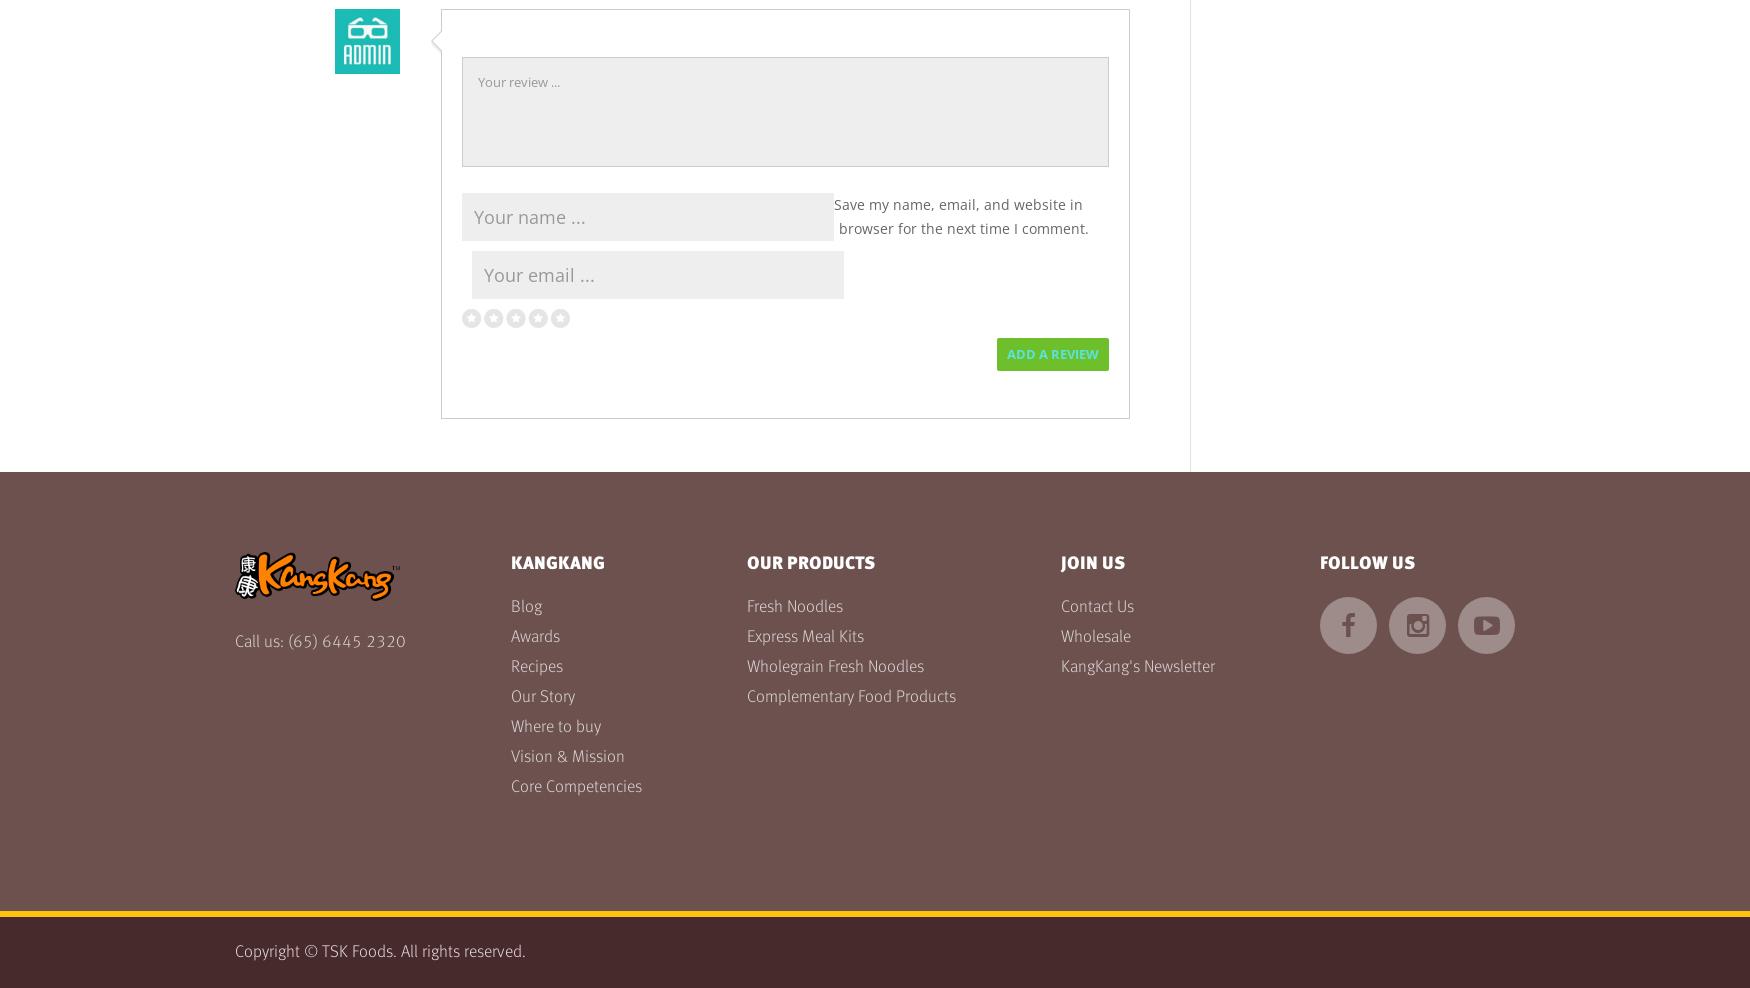 This screenshot has height=988, width=1750. I want to click on 'Blog', so click(509, 607).